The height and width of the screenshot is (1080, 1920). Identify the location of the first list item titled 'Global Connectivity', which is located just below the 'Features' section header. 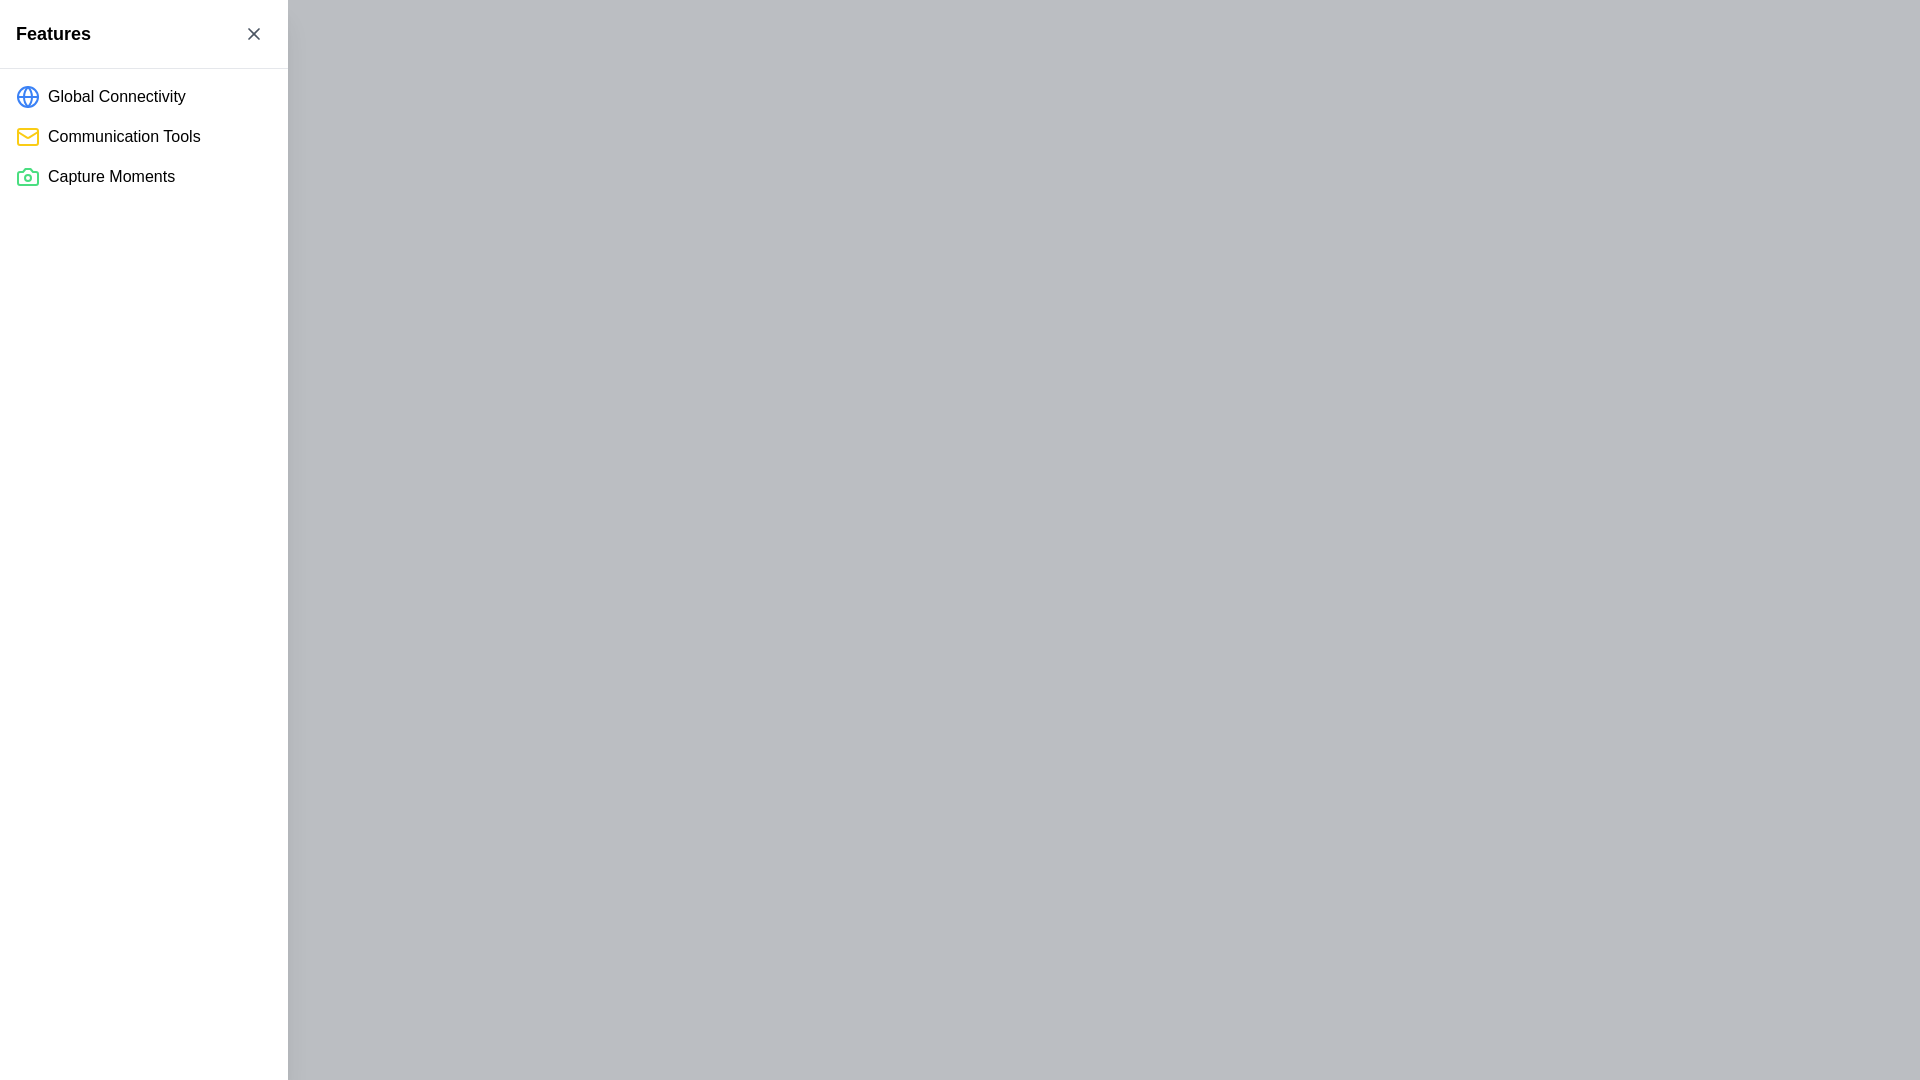
(143, 96).